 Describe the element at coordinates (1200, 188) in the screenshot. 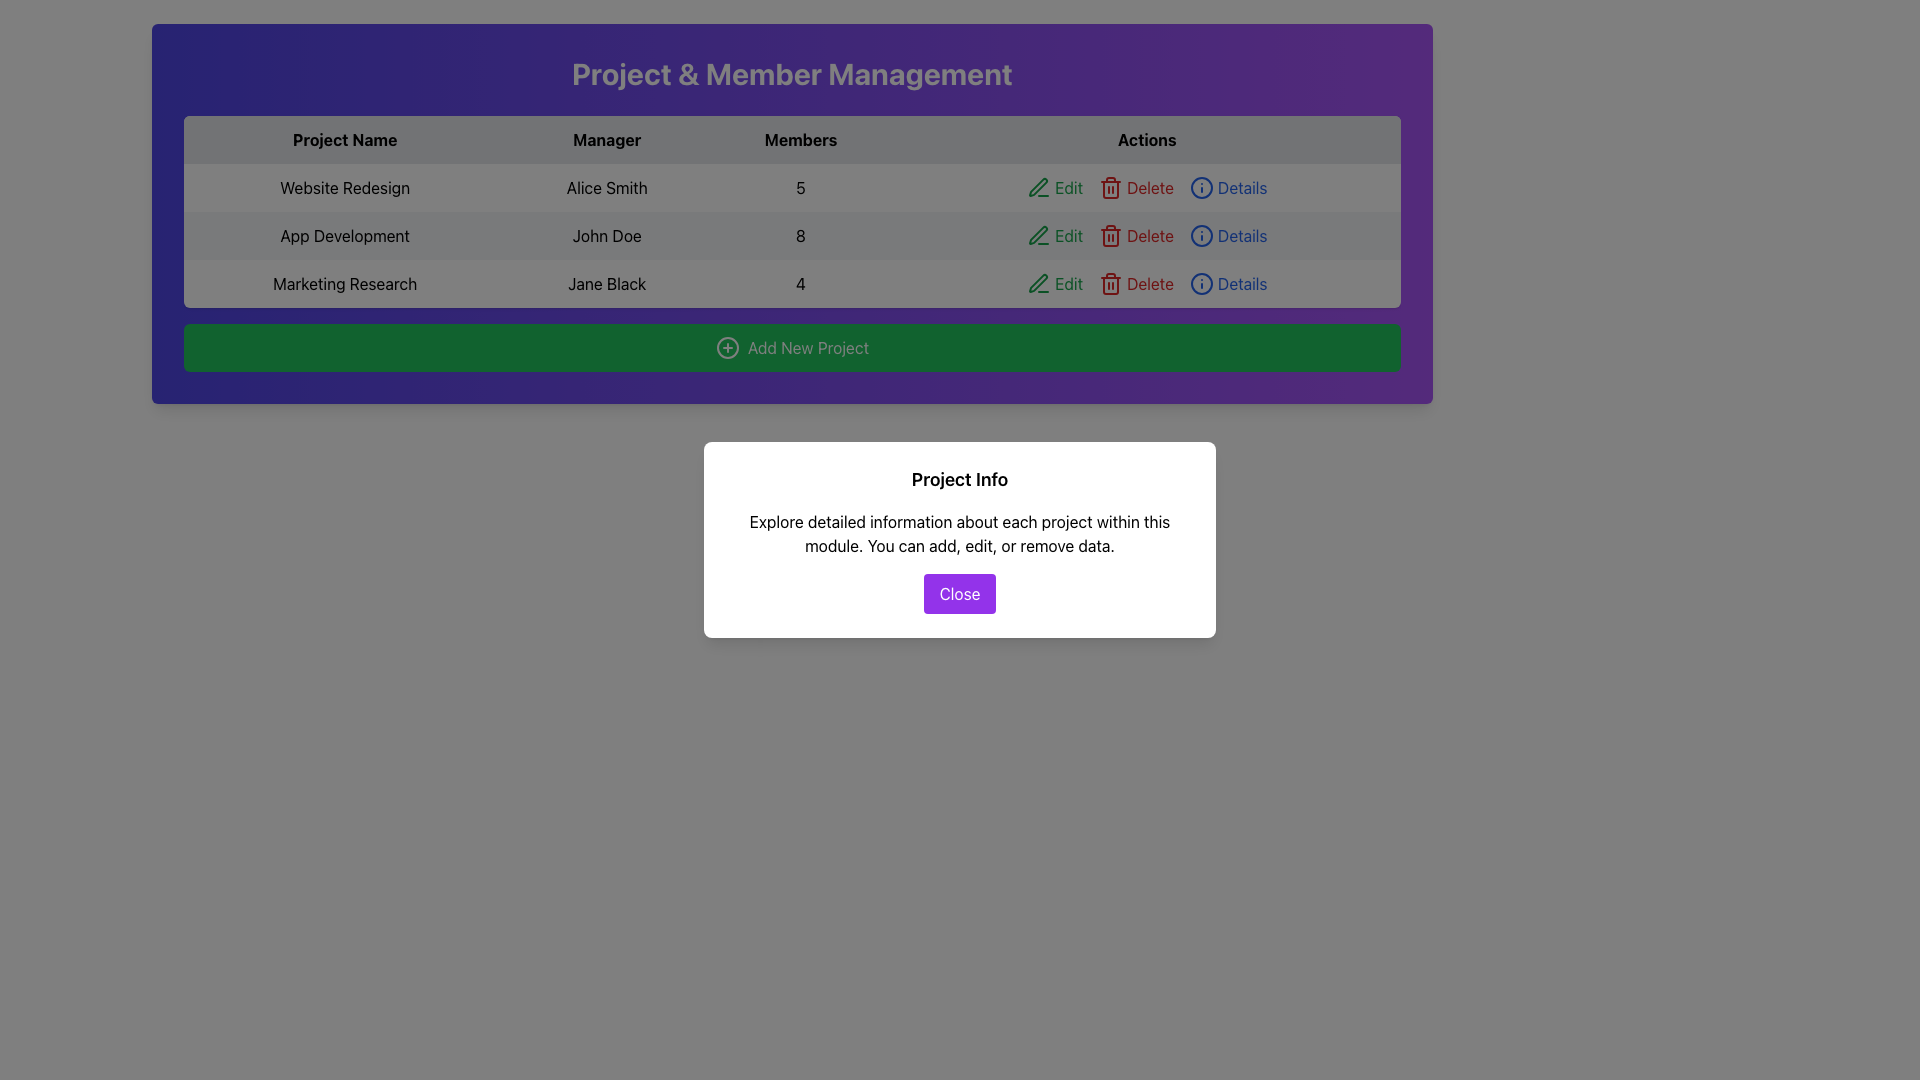

I see `the circular icon associated with the 'Details' action in the first row of the project management table` at that location.